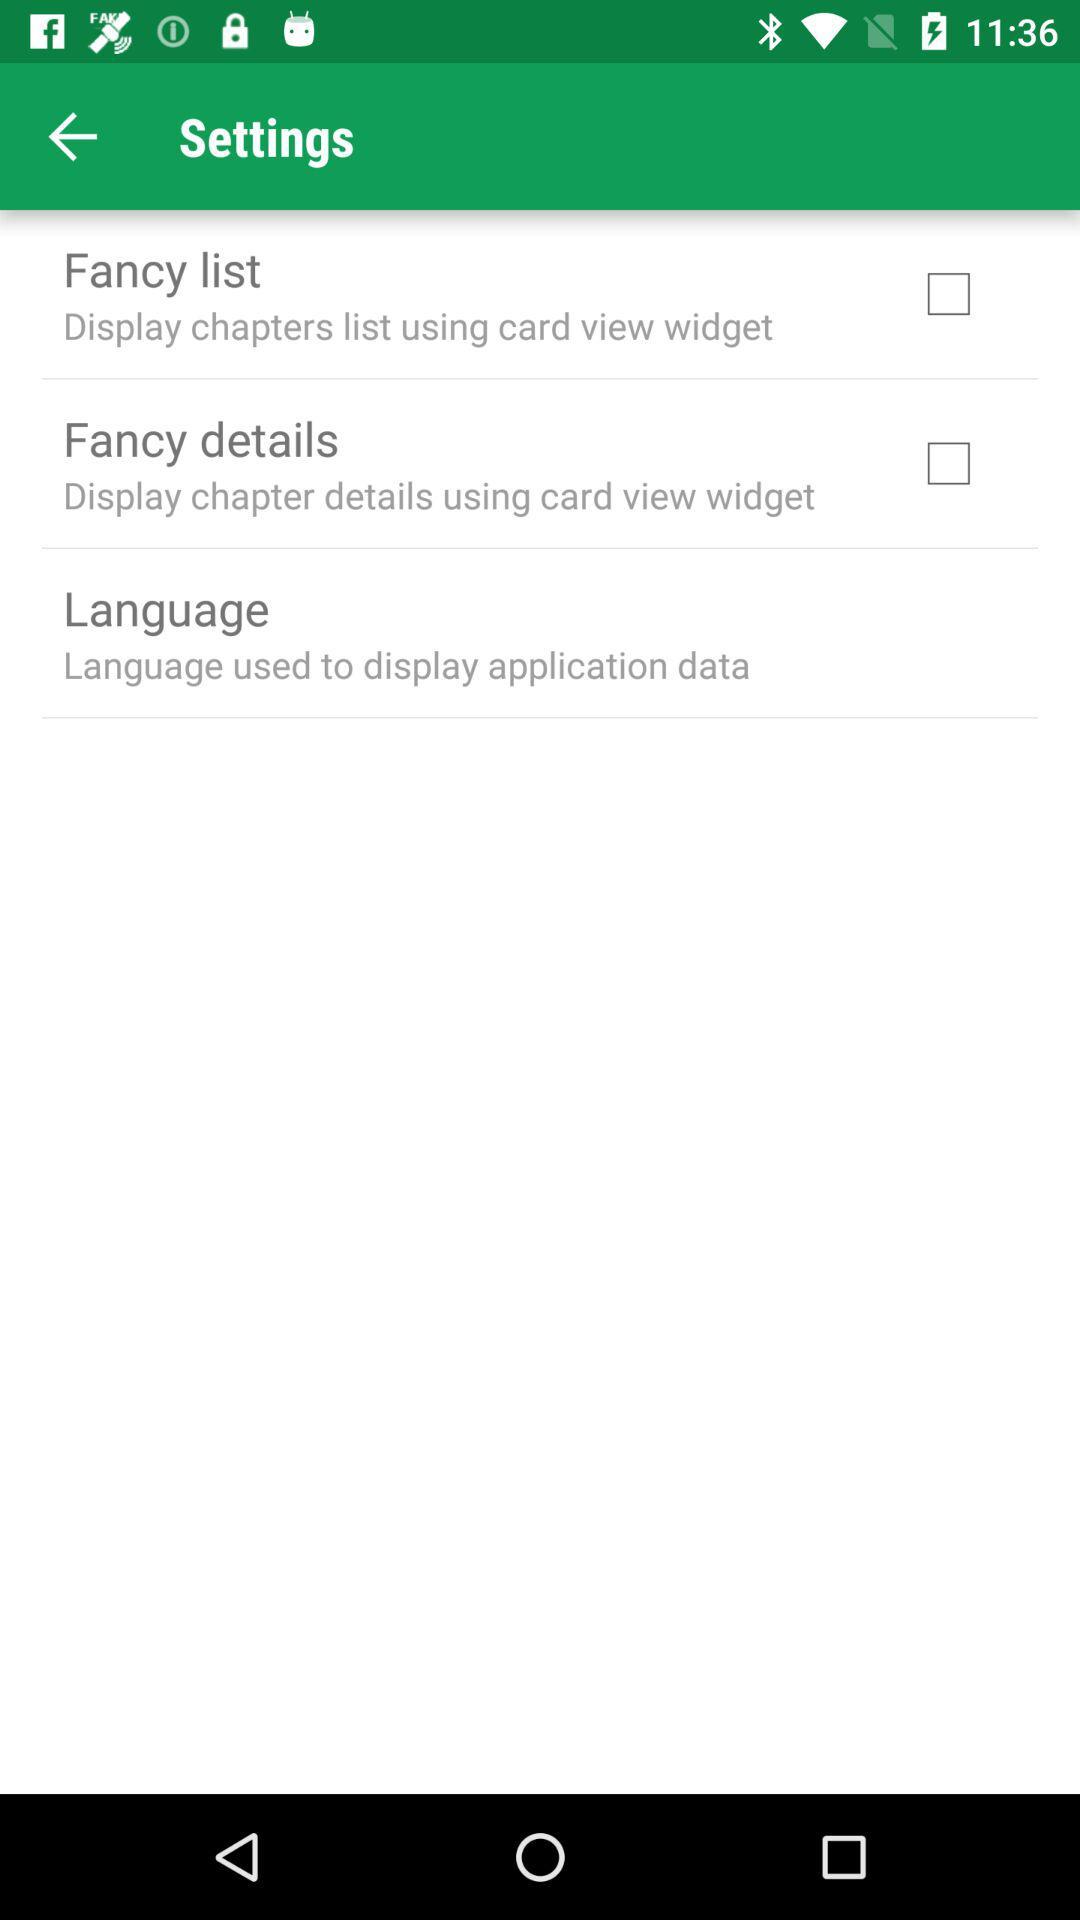 This screenshot has width=1080, height=1920. I want to click on the item at the center, so click(405, 664).